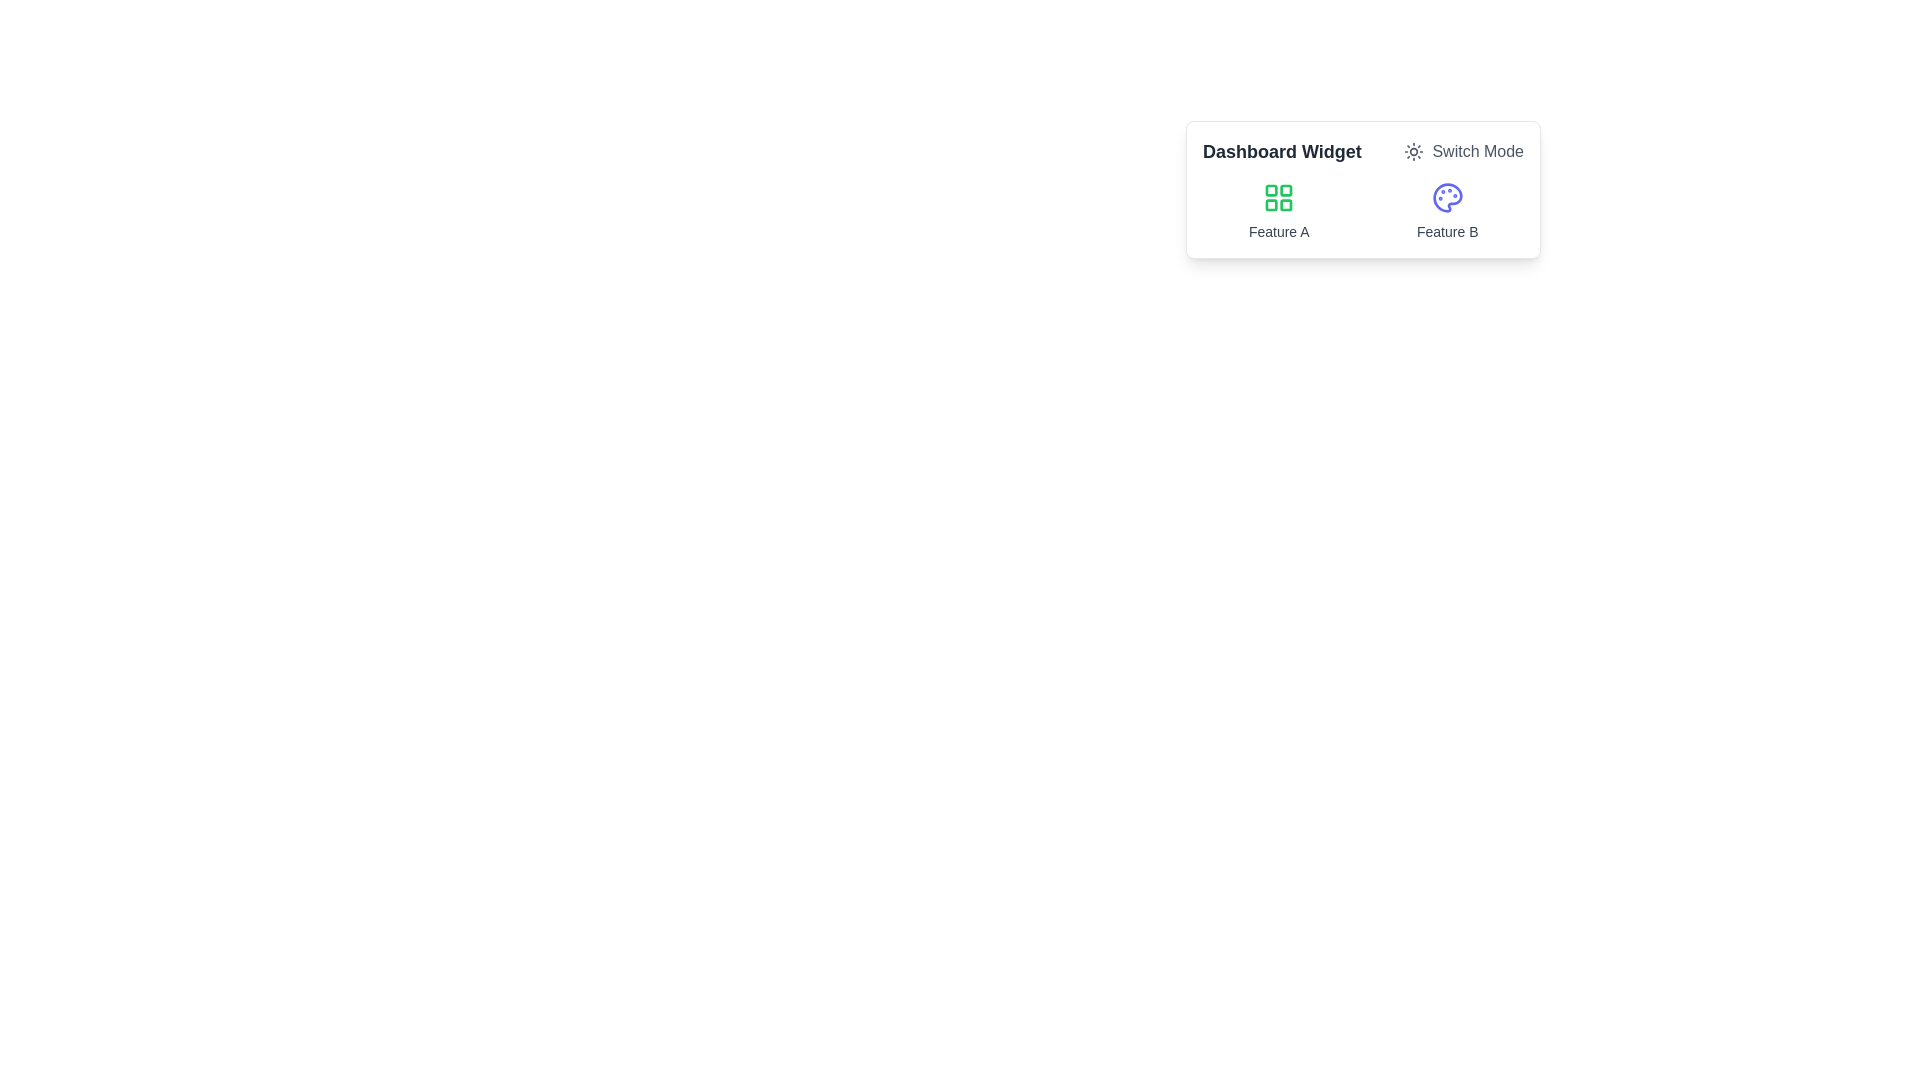 The width and height of the screenshot is (1920, 1080). What do you see at coordinates (1362, 212) in the screenshot?
I see `the icons within the 'Feature Selection Grid' located in the 'Dashboard Widget' to interact with 'Feature A' and 'Feature B'` at bounding box center [1362, 212].